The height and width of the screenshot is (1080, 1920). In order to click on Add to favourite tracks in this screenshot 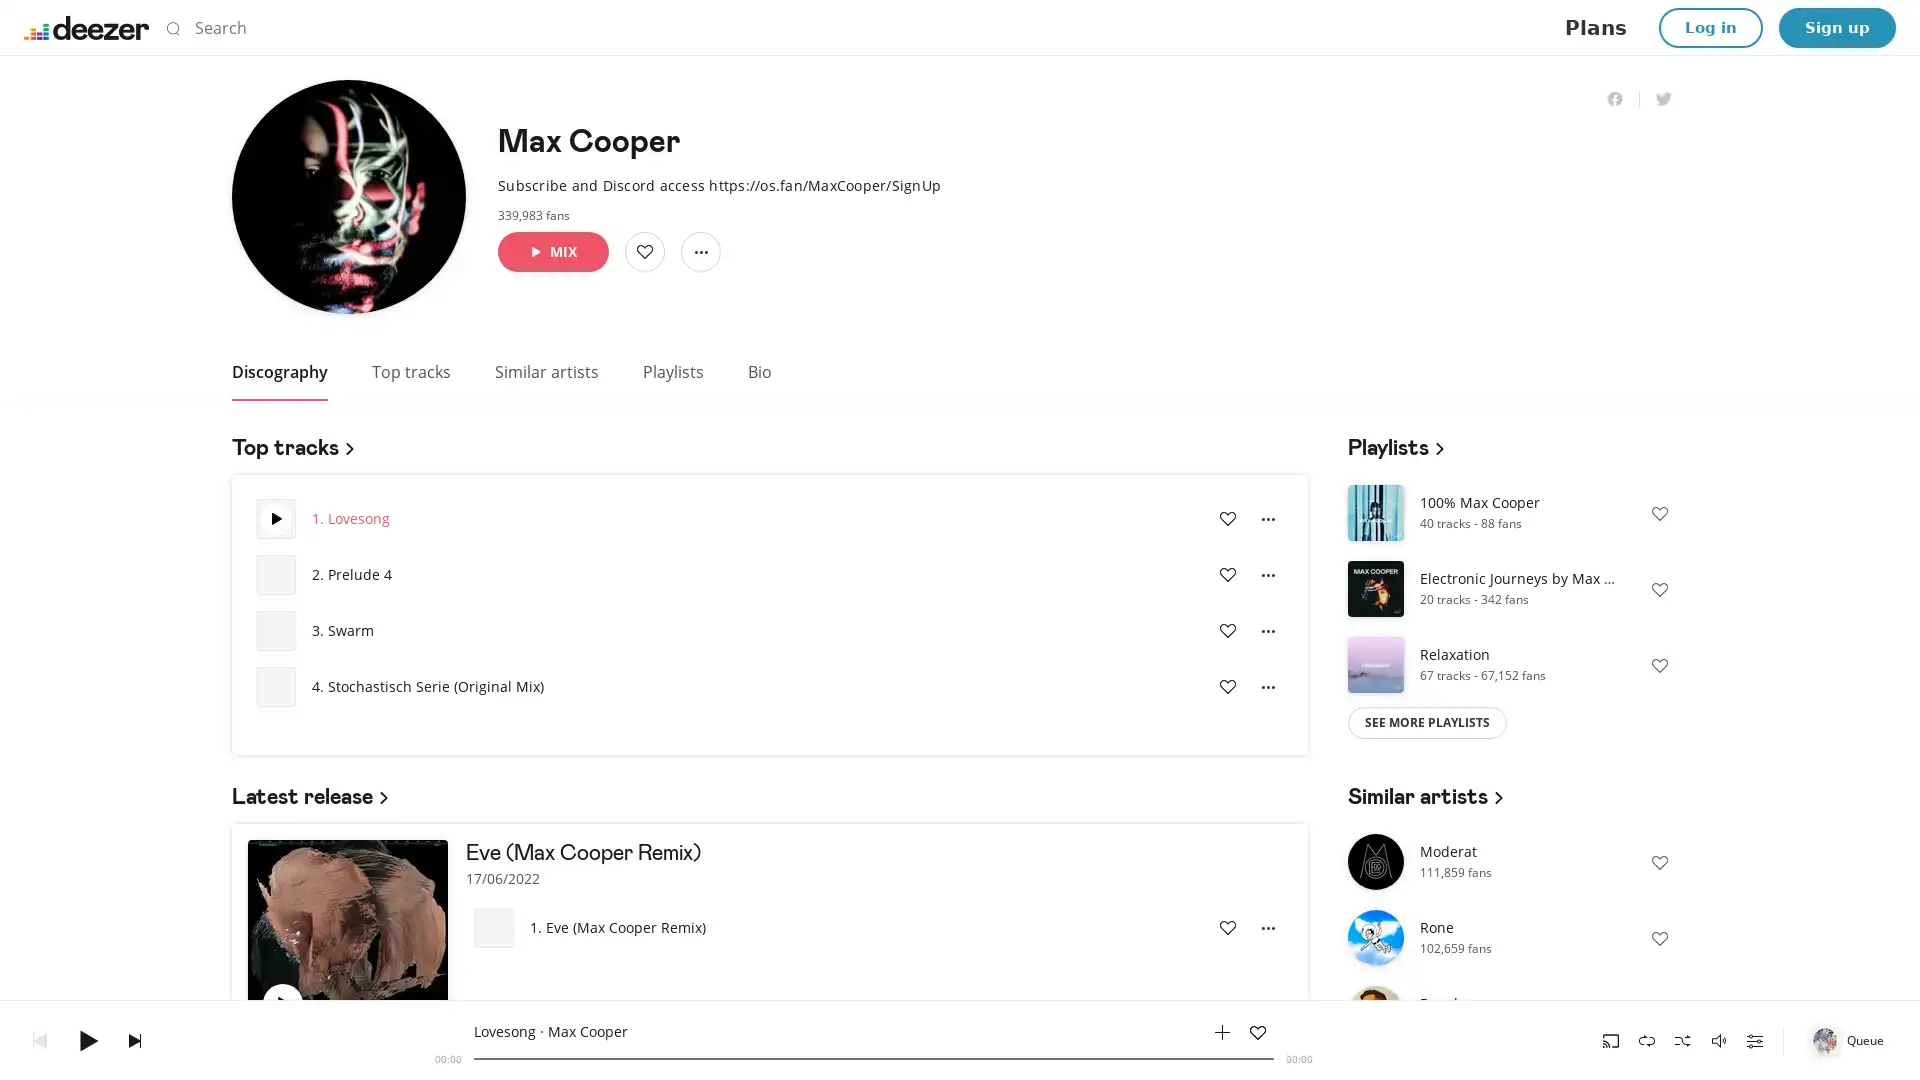, I will do `click(1227, 631)`.